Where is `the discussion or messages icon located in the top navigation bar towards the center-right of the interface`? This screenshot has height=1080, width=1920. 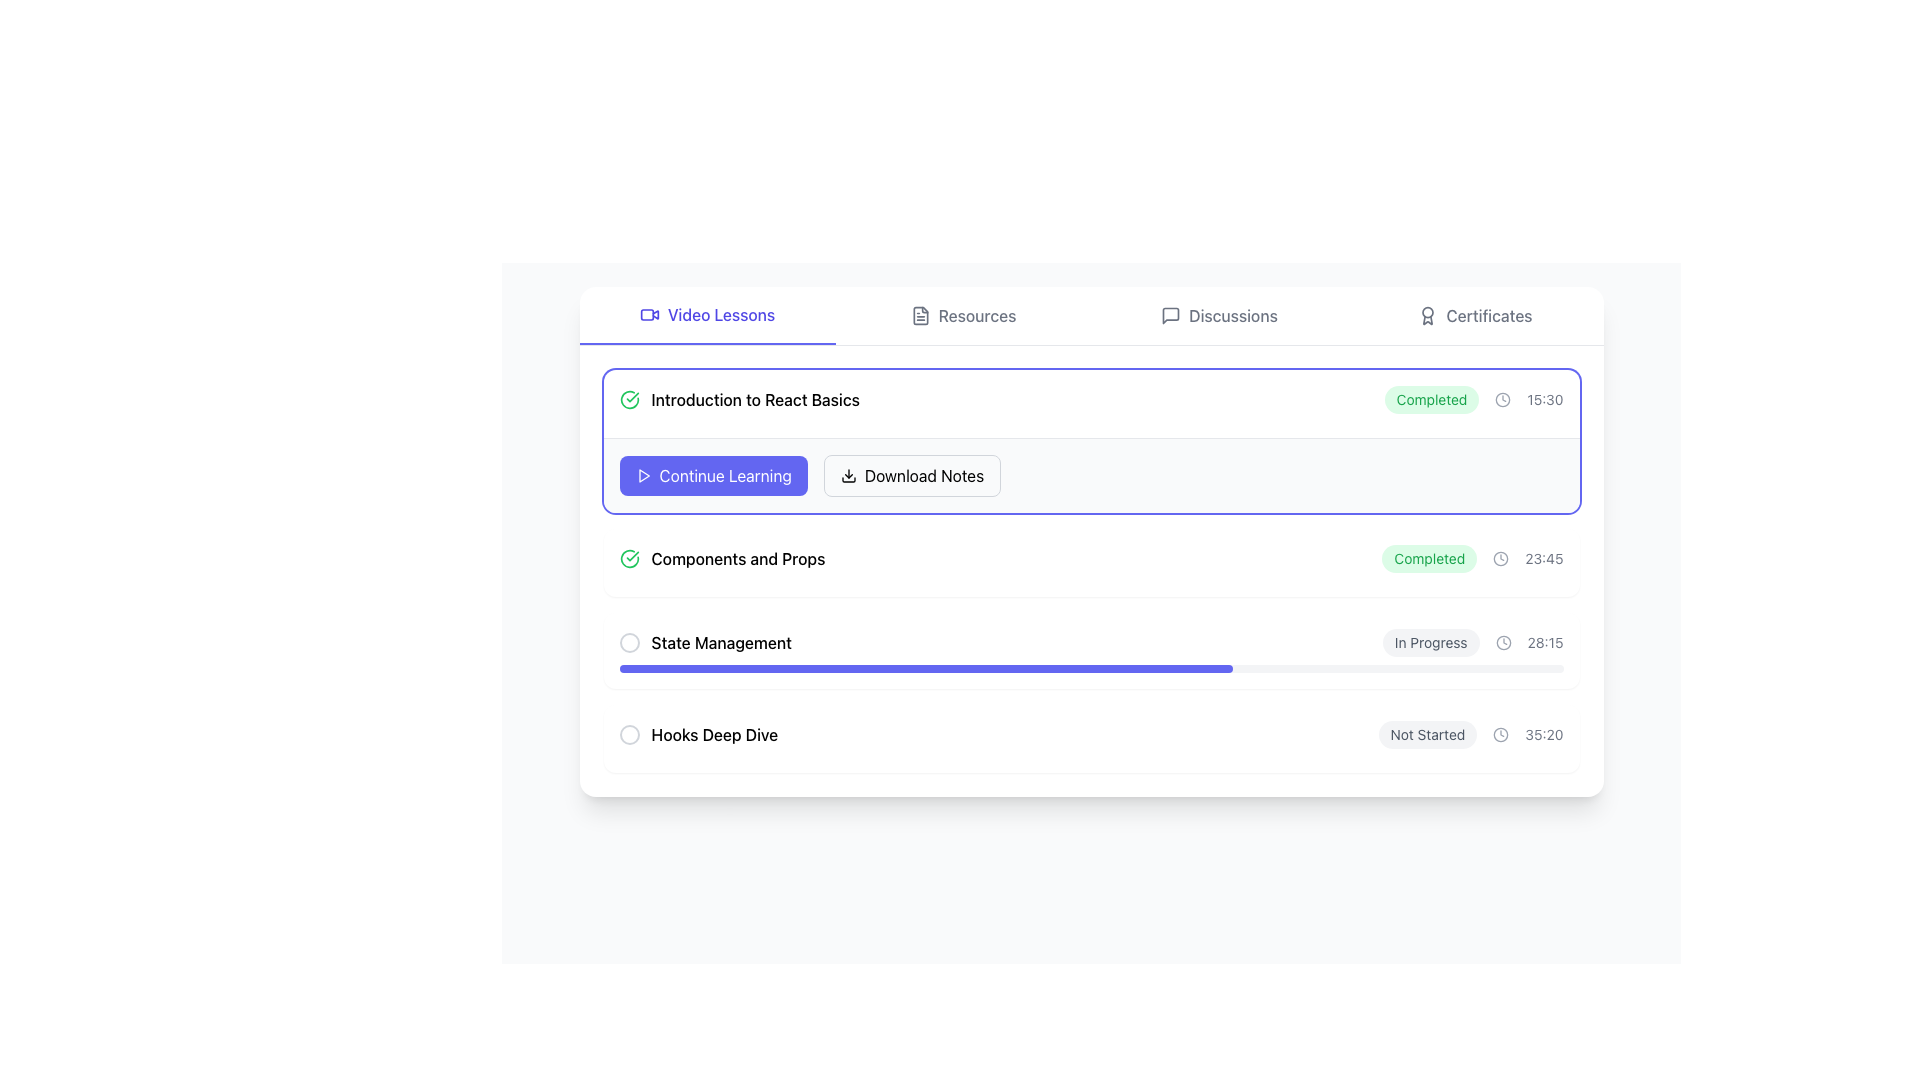 the discussion or messages icon located in the top navigation bar towards the center-right of the interface is located at coordinates (1171, 315).